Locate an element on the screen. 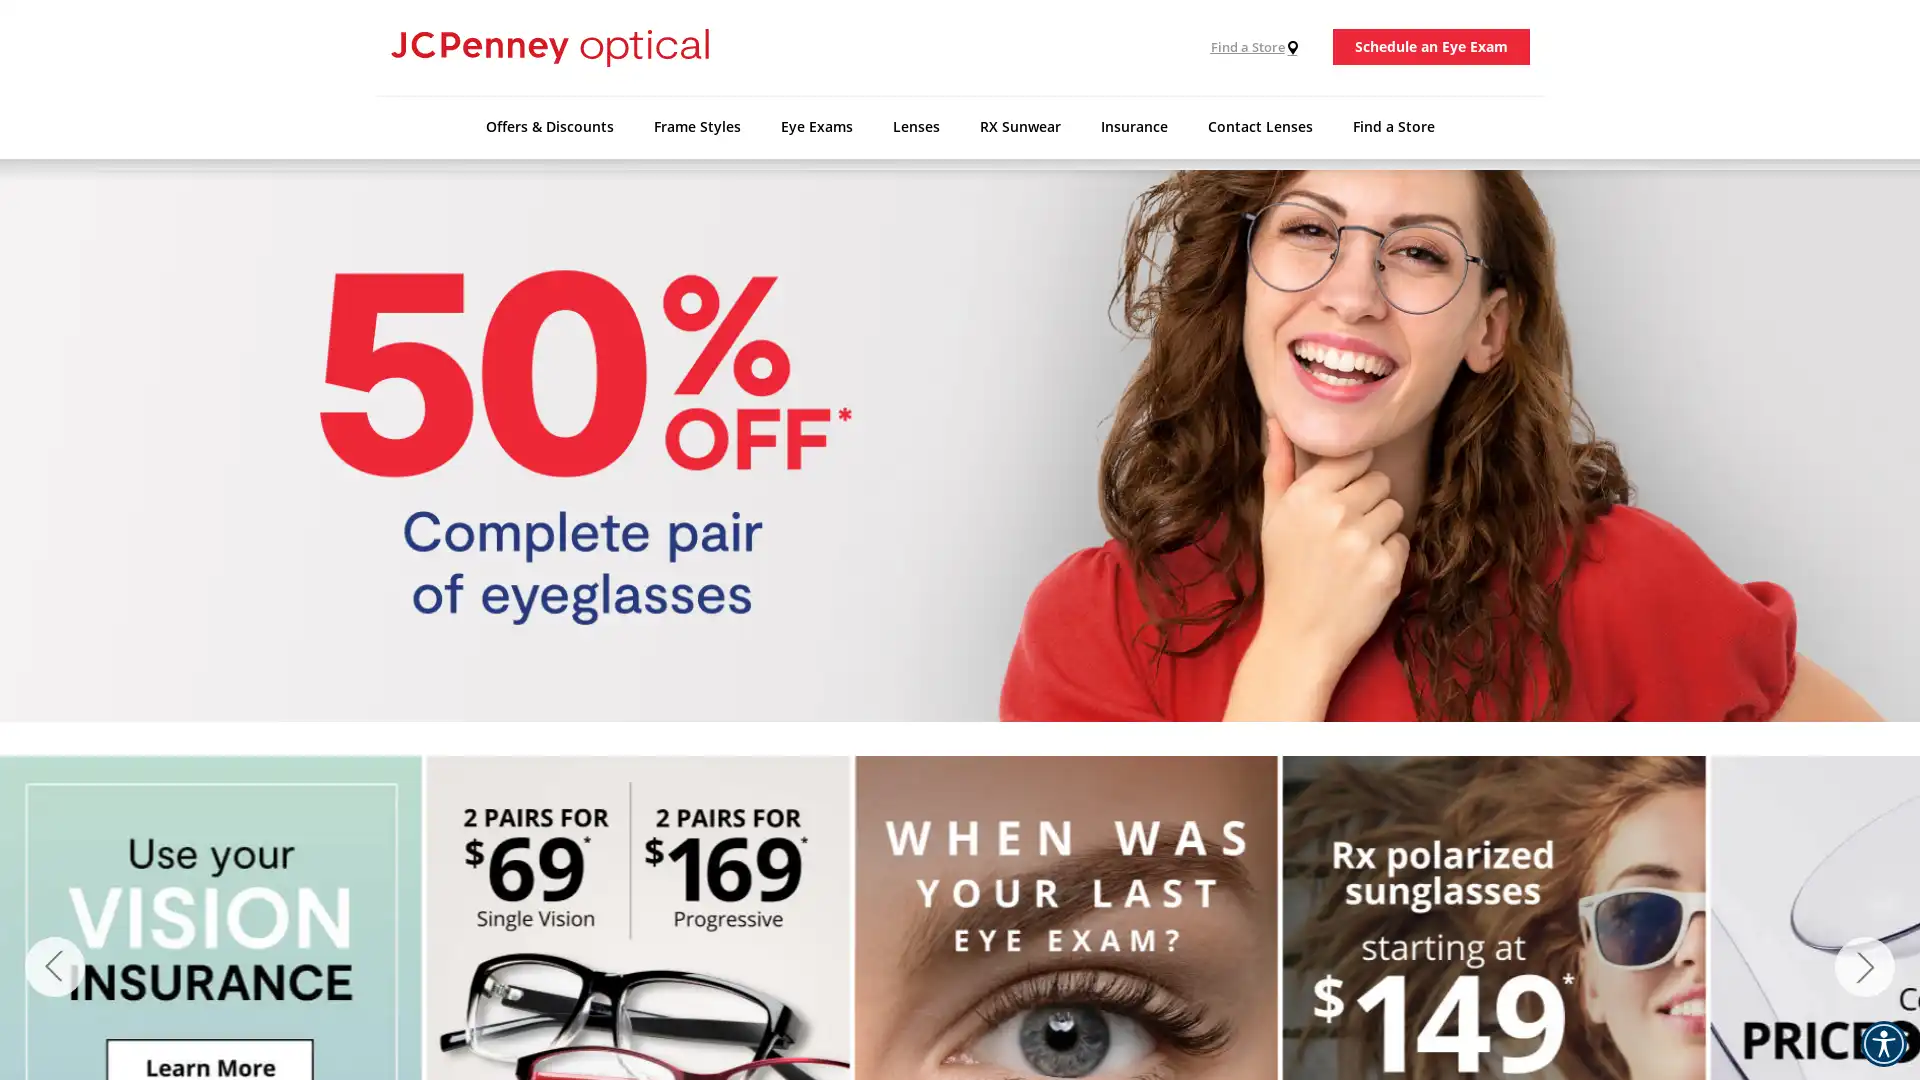 The image size is (1920, 1080). Schedule an Eye Exam is located at coordinates (1430, 46).